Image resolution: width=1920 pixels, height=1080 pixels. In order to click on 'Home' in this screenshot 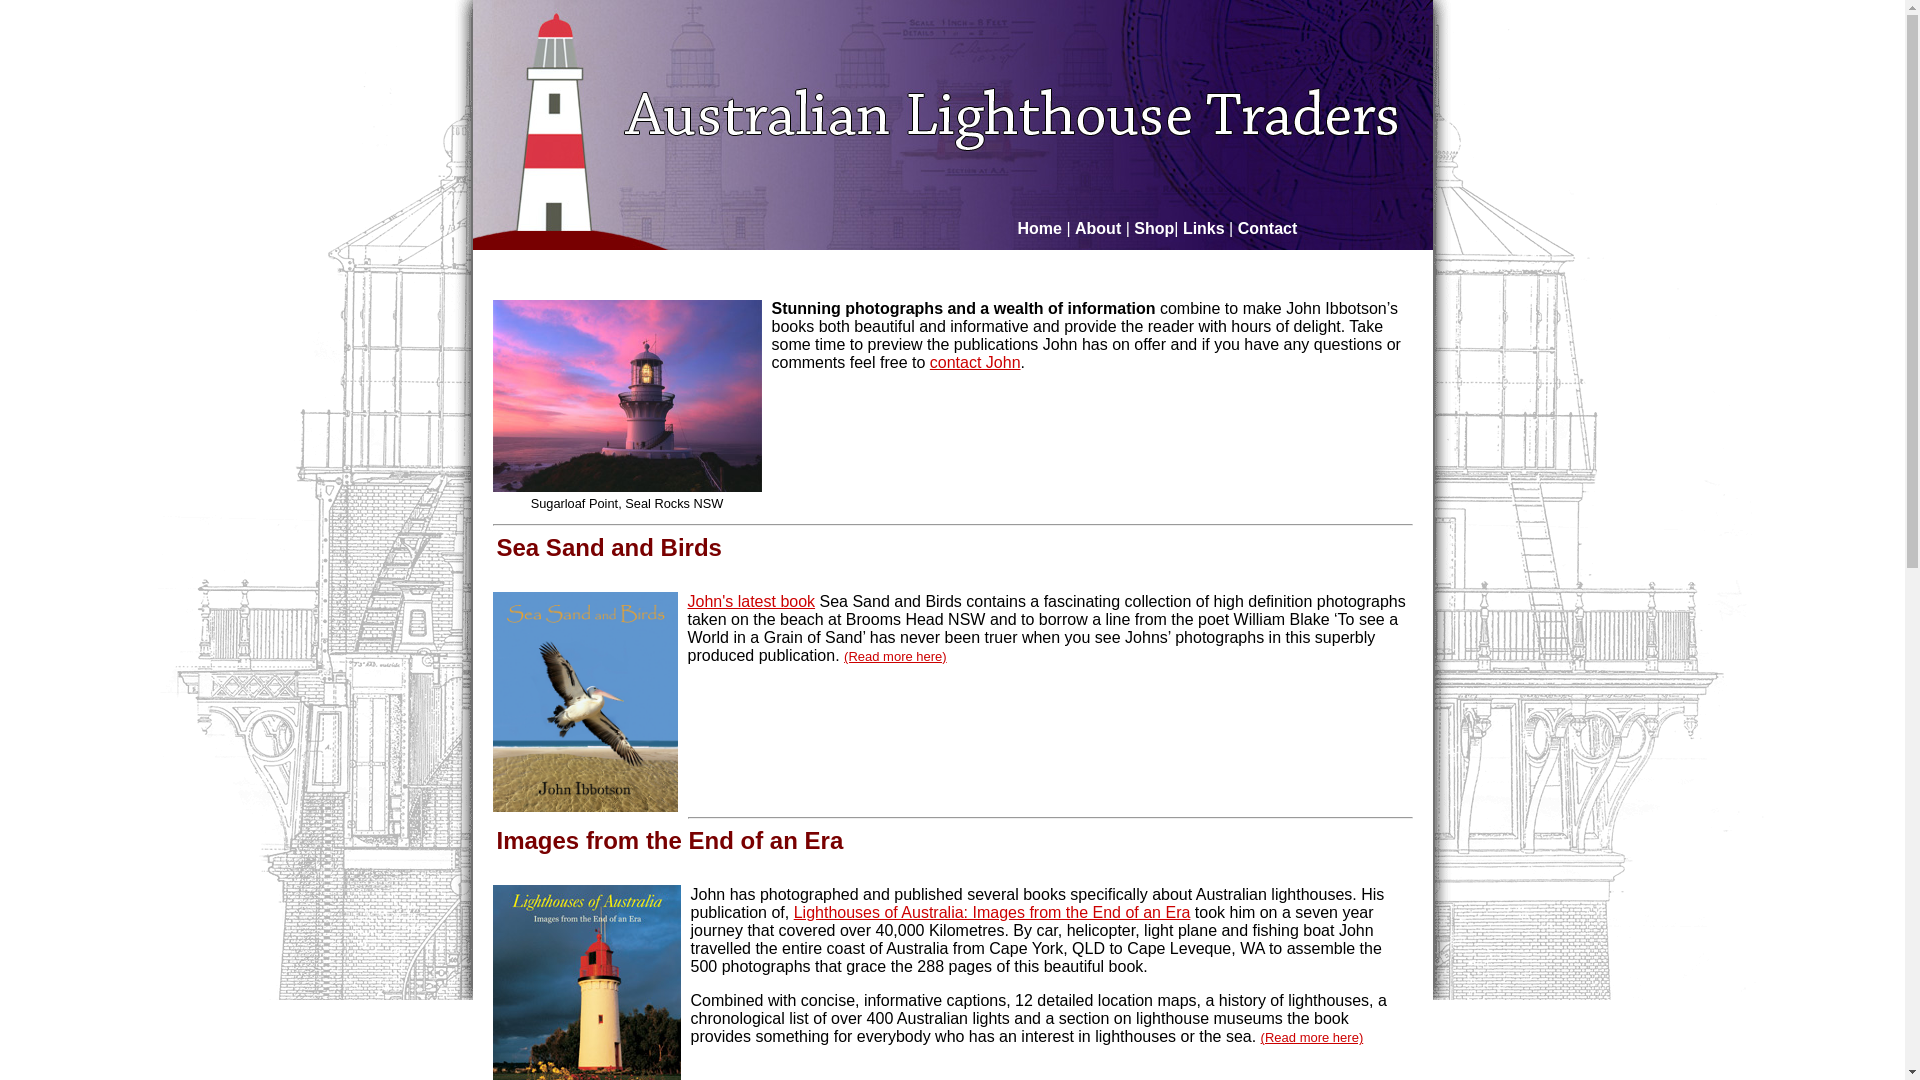, I will do `click(1040, 227)`.